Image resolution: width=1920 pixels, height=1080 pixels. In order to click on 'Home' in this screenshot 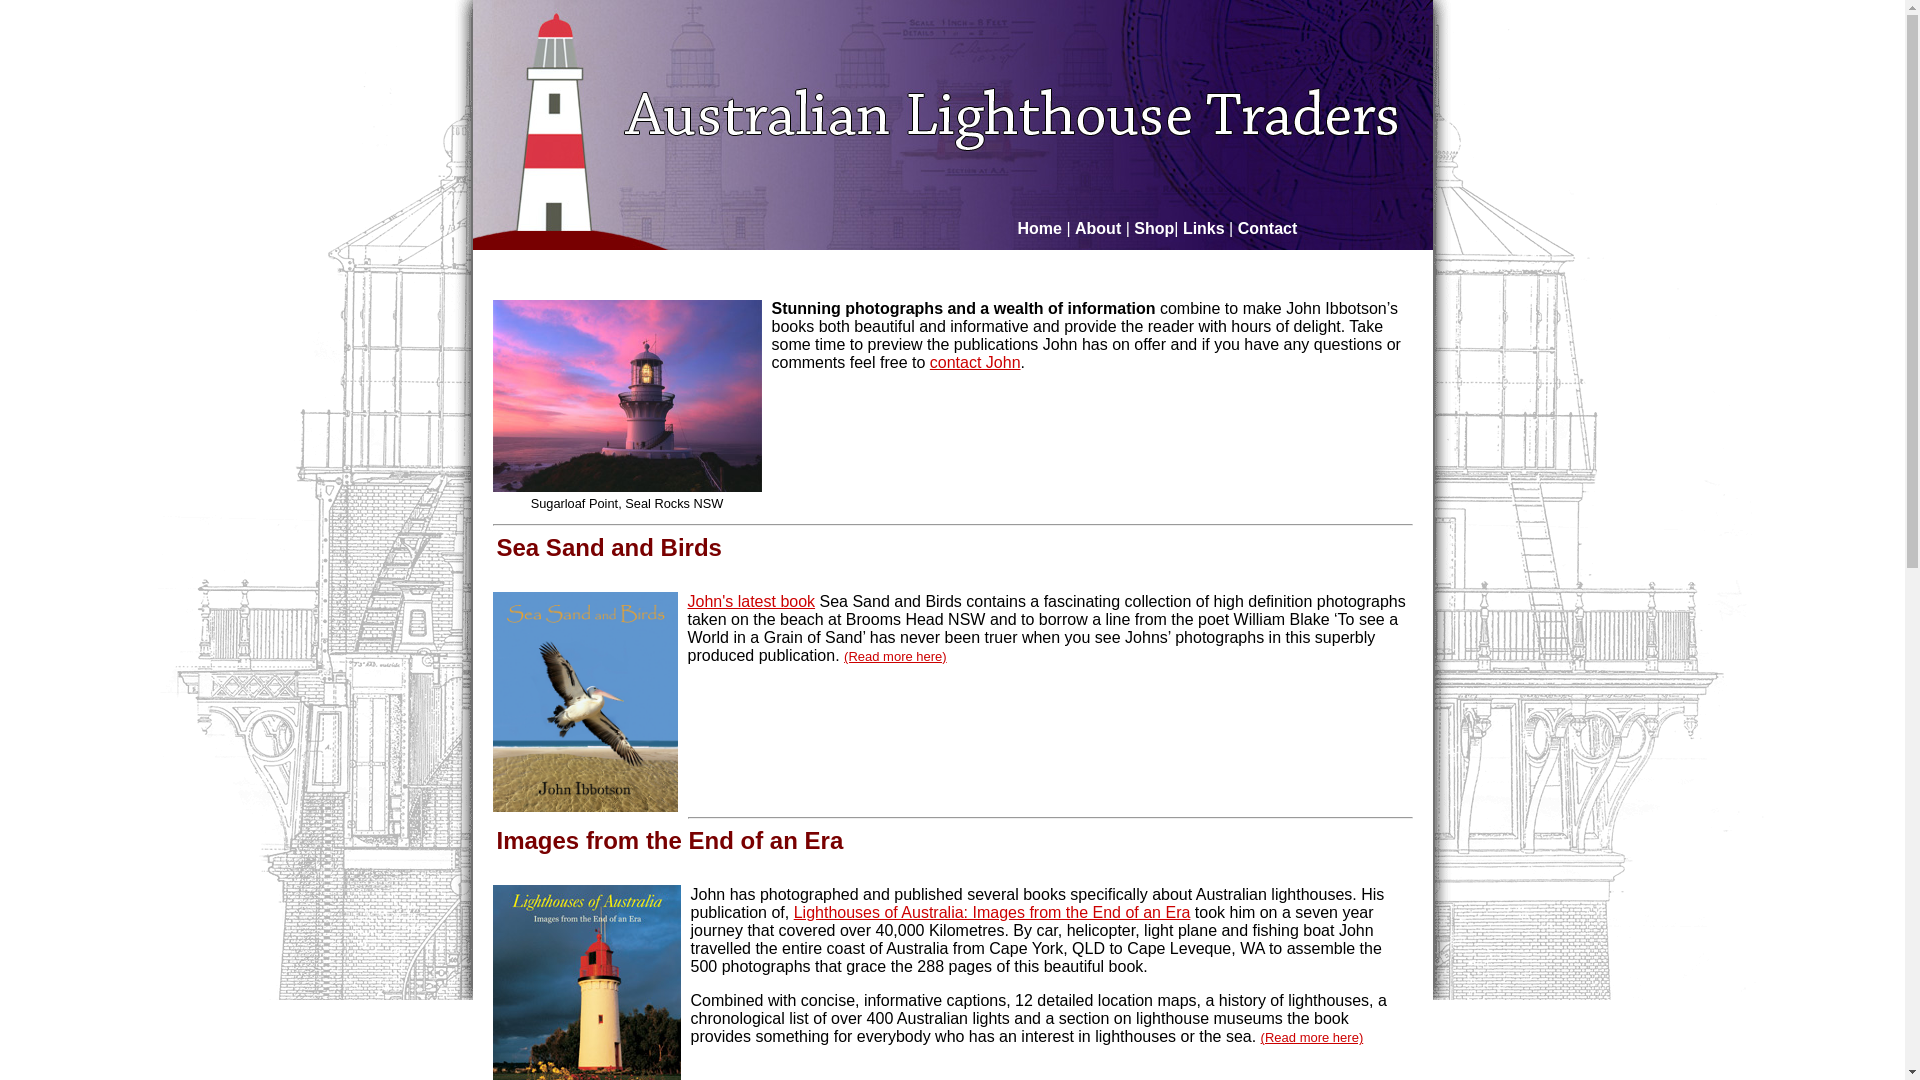, I will do `click(1040, 227)`.